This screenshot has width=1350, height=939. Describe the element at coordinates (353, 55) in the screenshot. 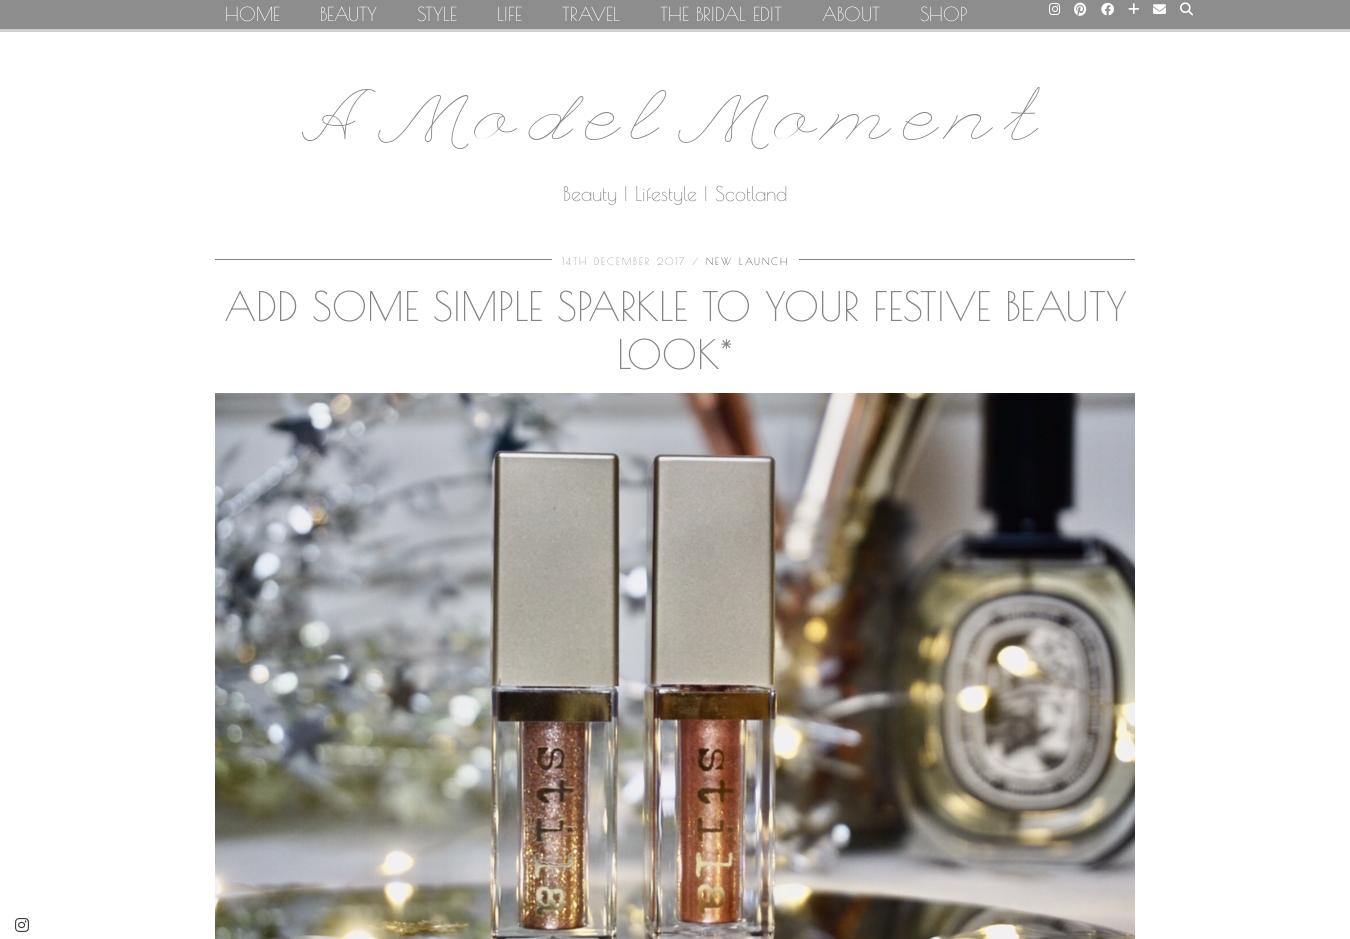

I see `'Makeup'` at that location.